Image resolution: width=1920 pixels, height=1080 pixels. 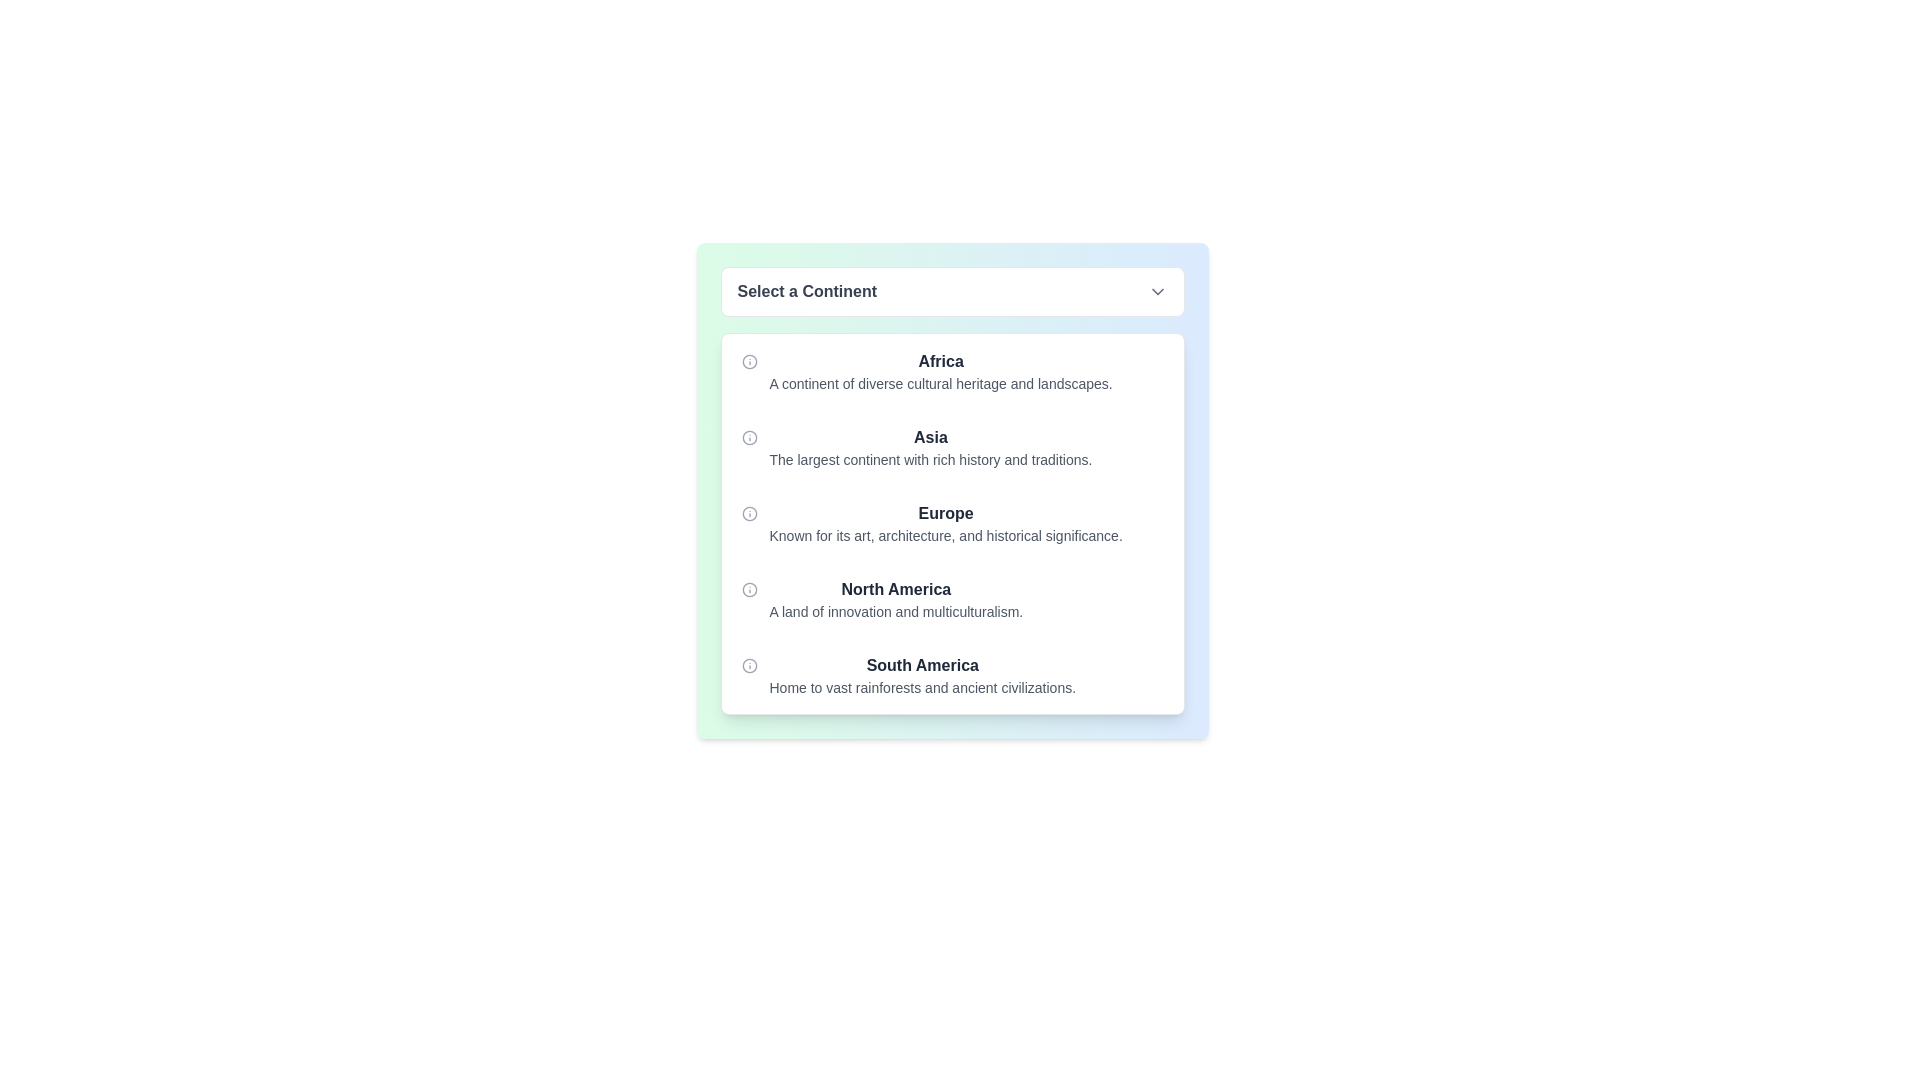 I want to click on the third item in the 'Select a Continent' list, so click(x=951, y=523).